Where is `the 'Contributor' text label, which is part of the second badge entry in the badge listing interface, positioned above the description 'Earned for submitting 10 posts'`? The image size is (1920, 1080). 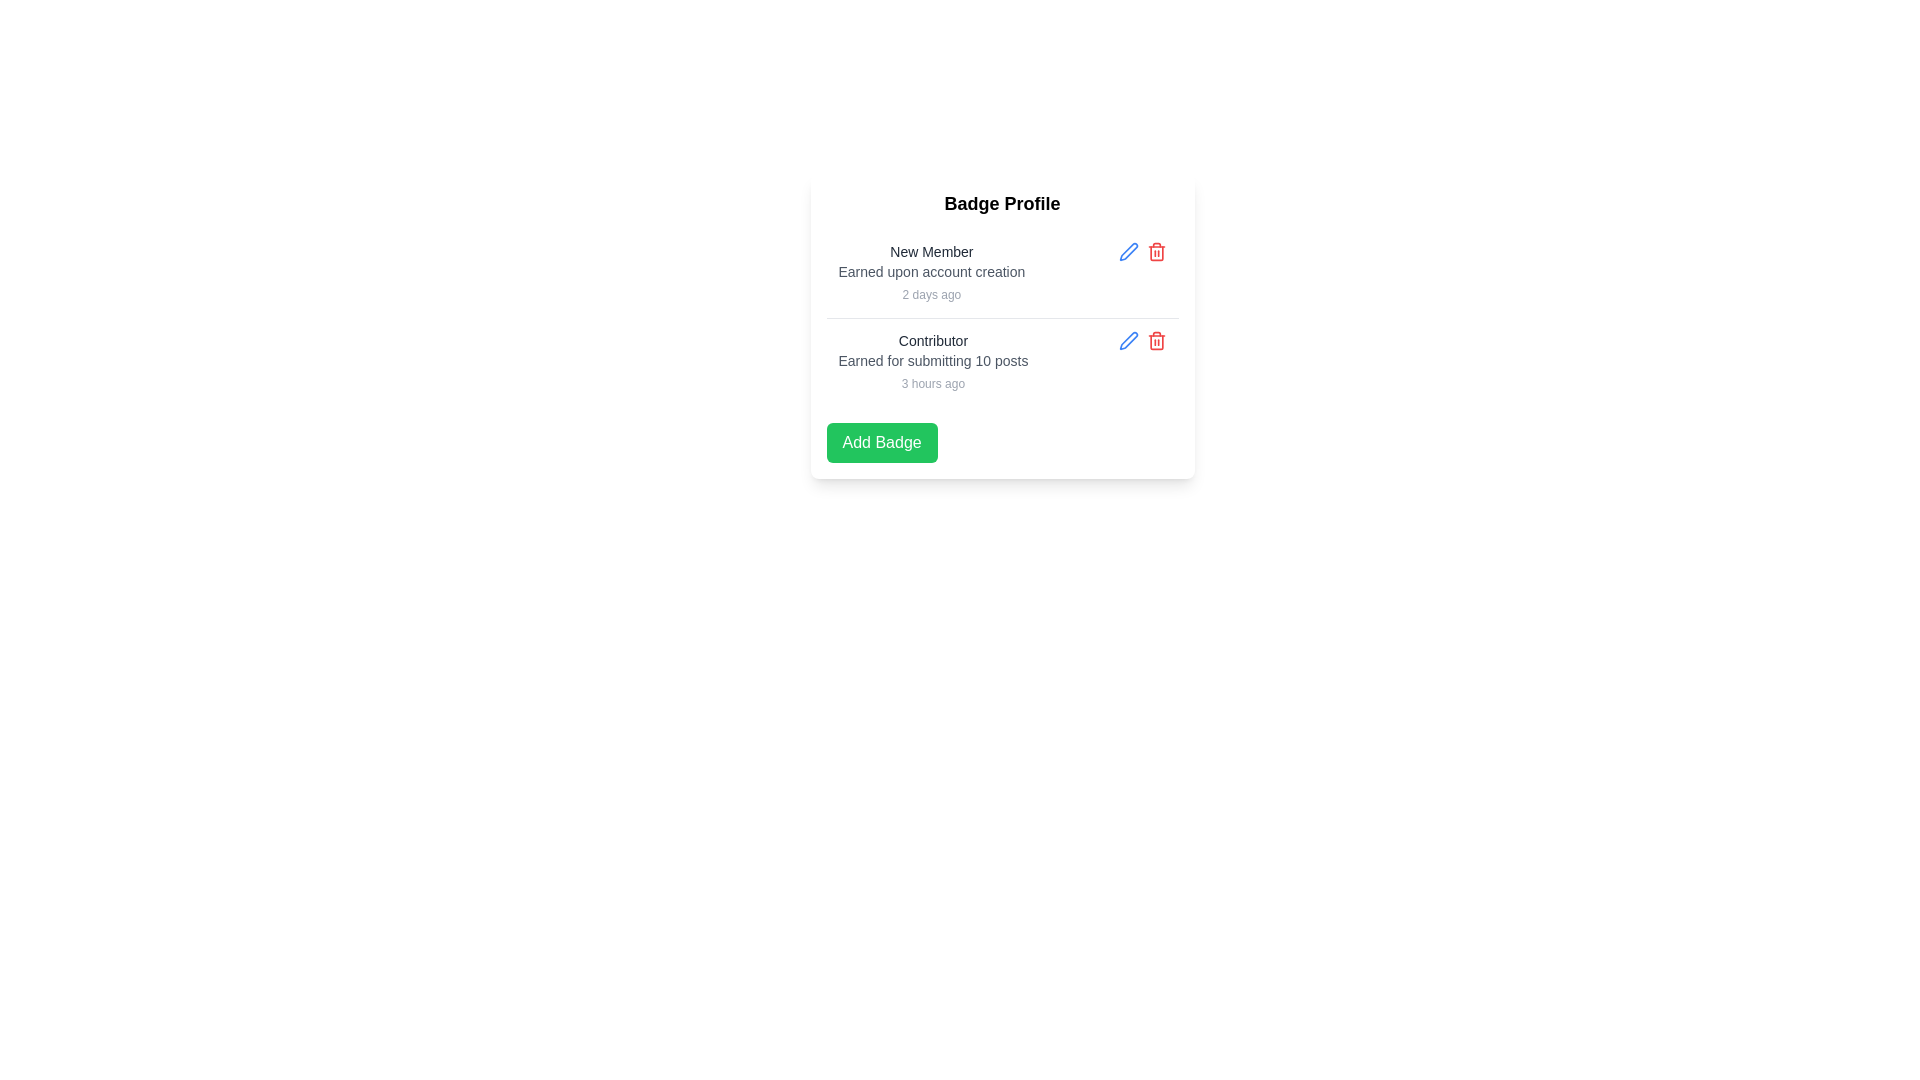
the 'Contributor' text label, which is part of the second badge entry in the badge listing interface, positioned above the description 'Earned for submitting 10 posts' is located at coordinates (932, 339).